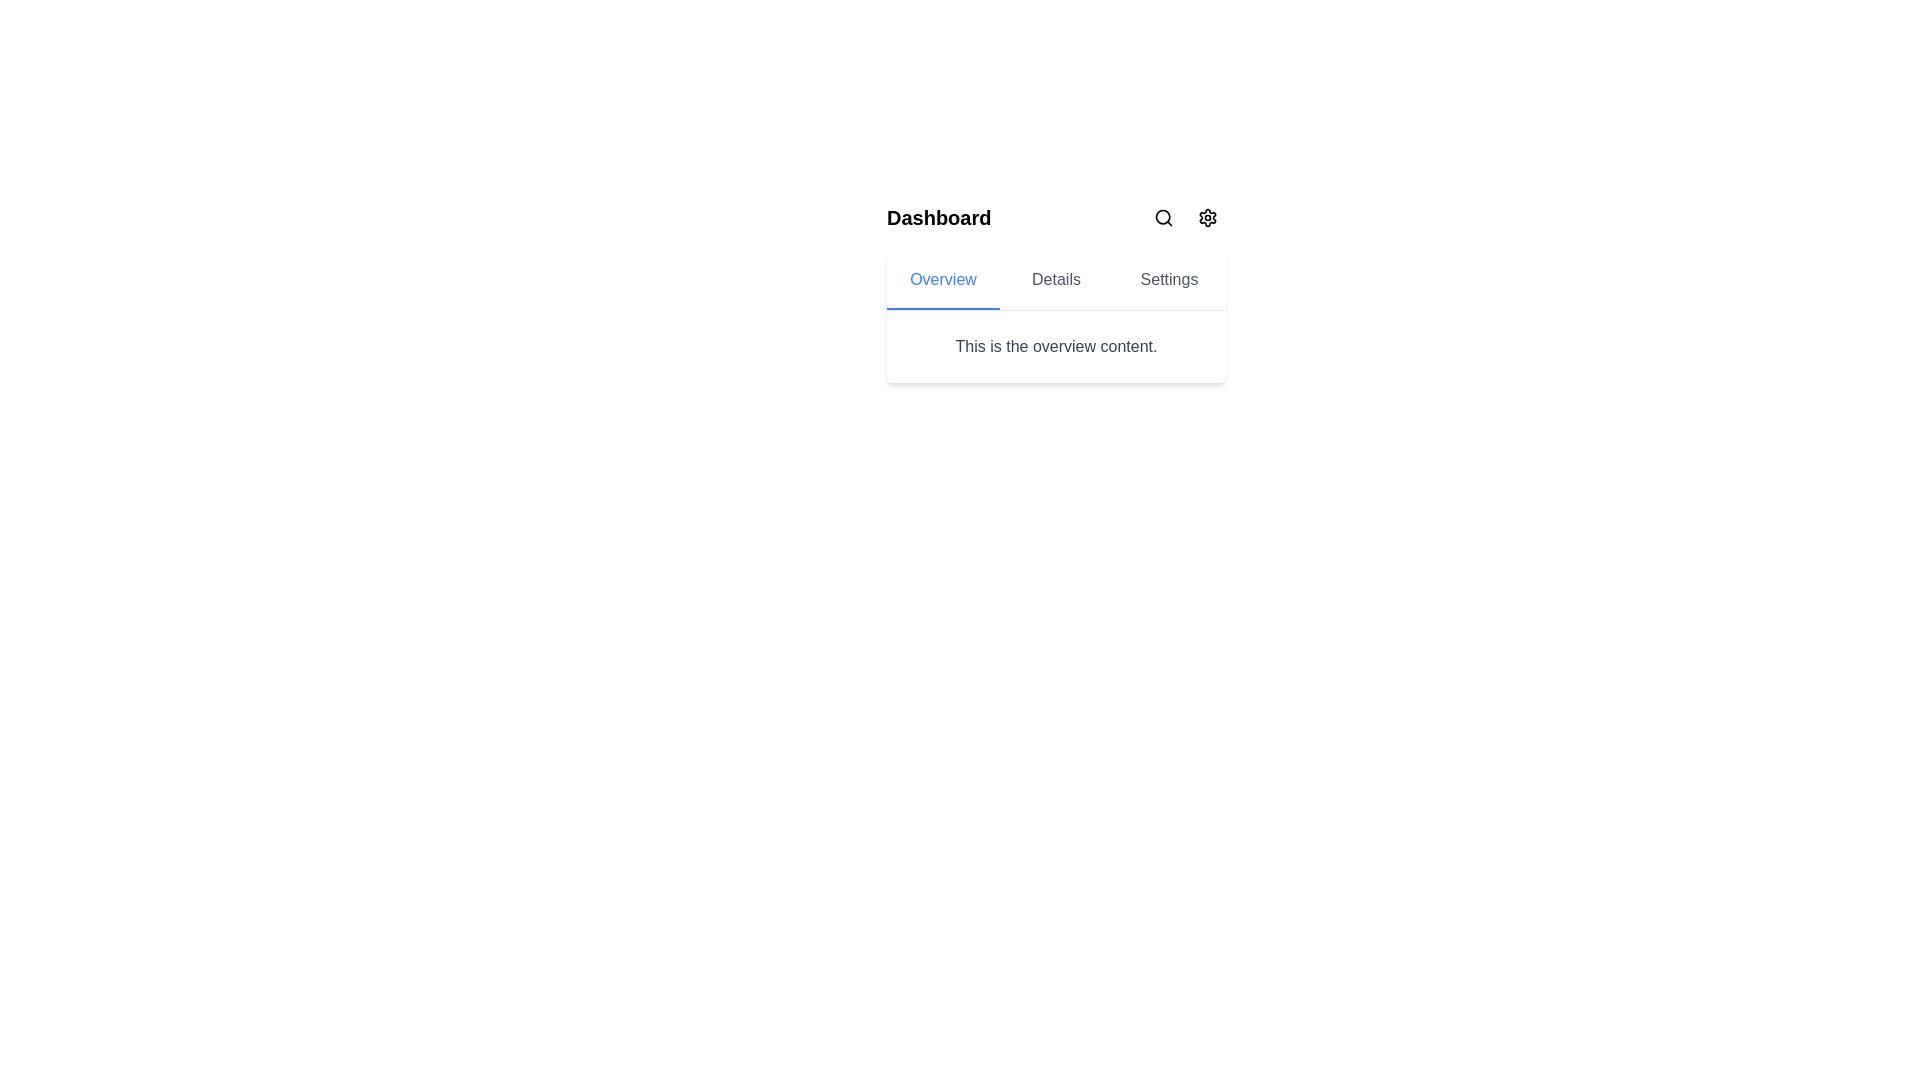 Image resolution: width=1920 pixels, height=1080 pixels. I want to click on the gear-shaped icon button located in the top-right of the interface, so click(1207, 218).